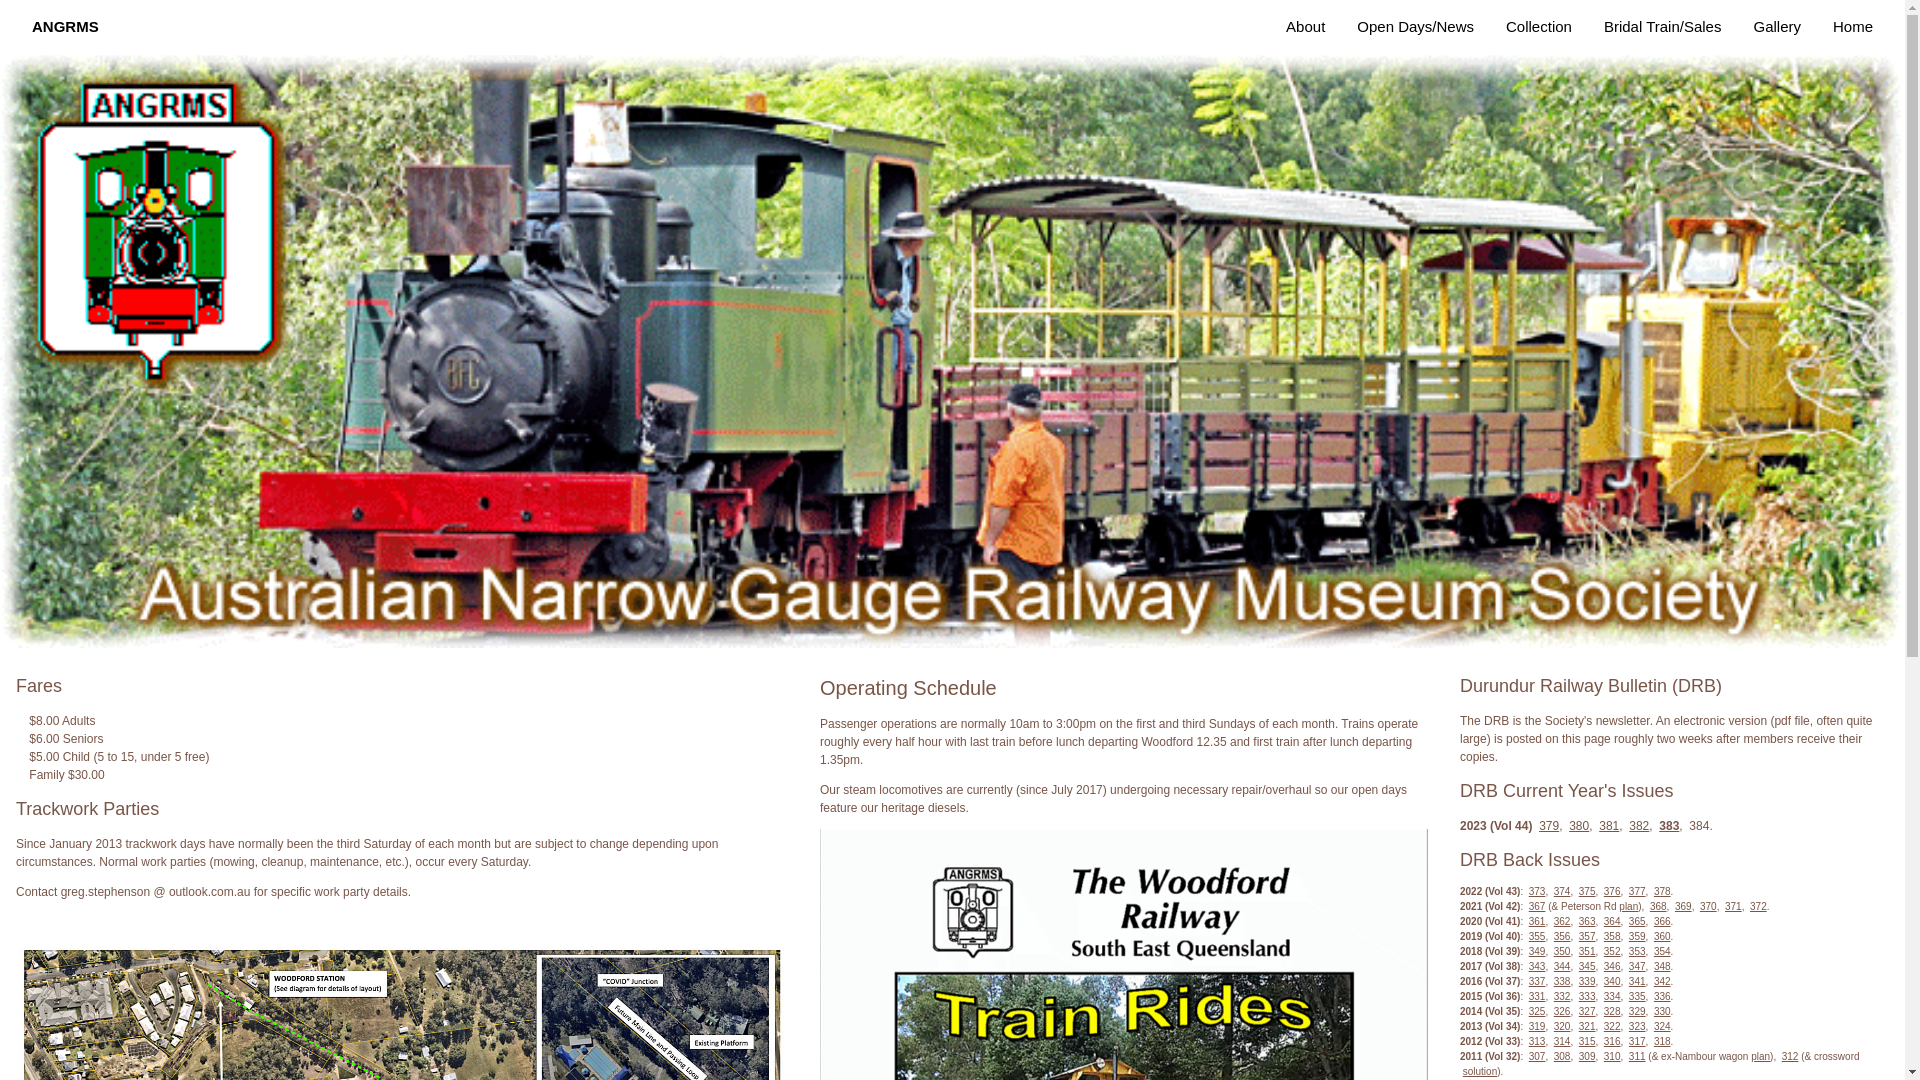 This screenshot has height=1080, width=1920. Describe the element at coordinates (1528, 936) in the screenshot. I see `'355'` at that location.